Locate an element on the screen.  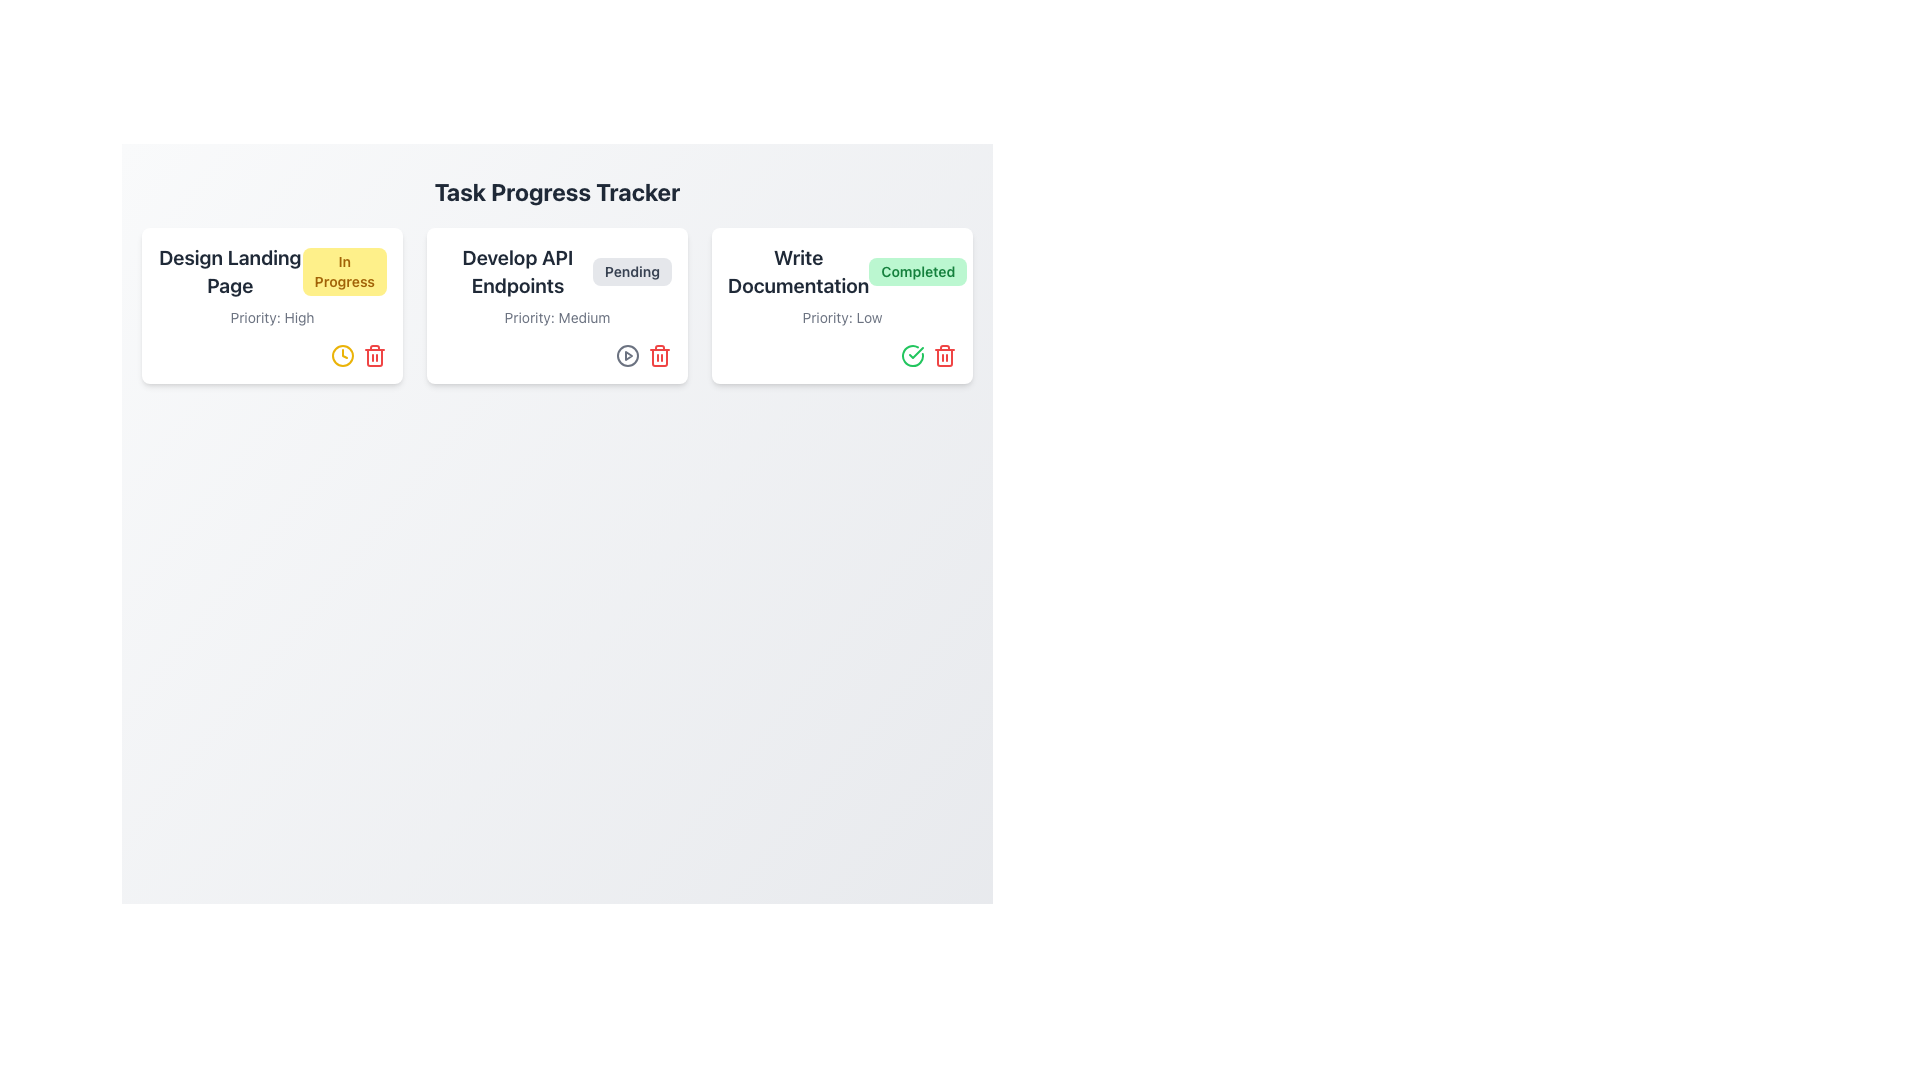
the circular UI icon representing the timing aspect of the task status in the 'Task Progress Tracker' interface, located near the bottom-left corner of the 'Design Landing Page' task card is located at coordinates (342, 354).